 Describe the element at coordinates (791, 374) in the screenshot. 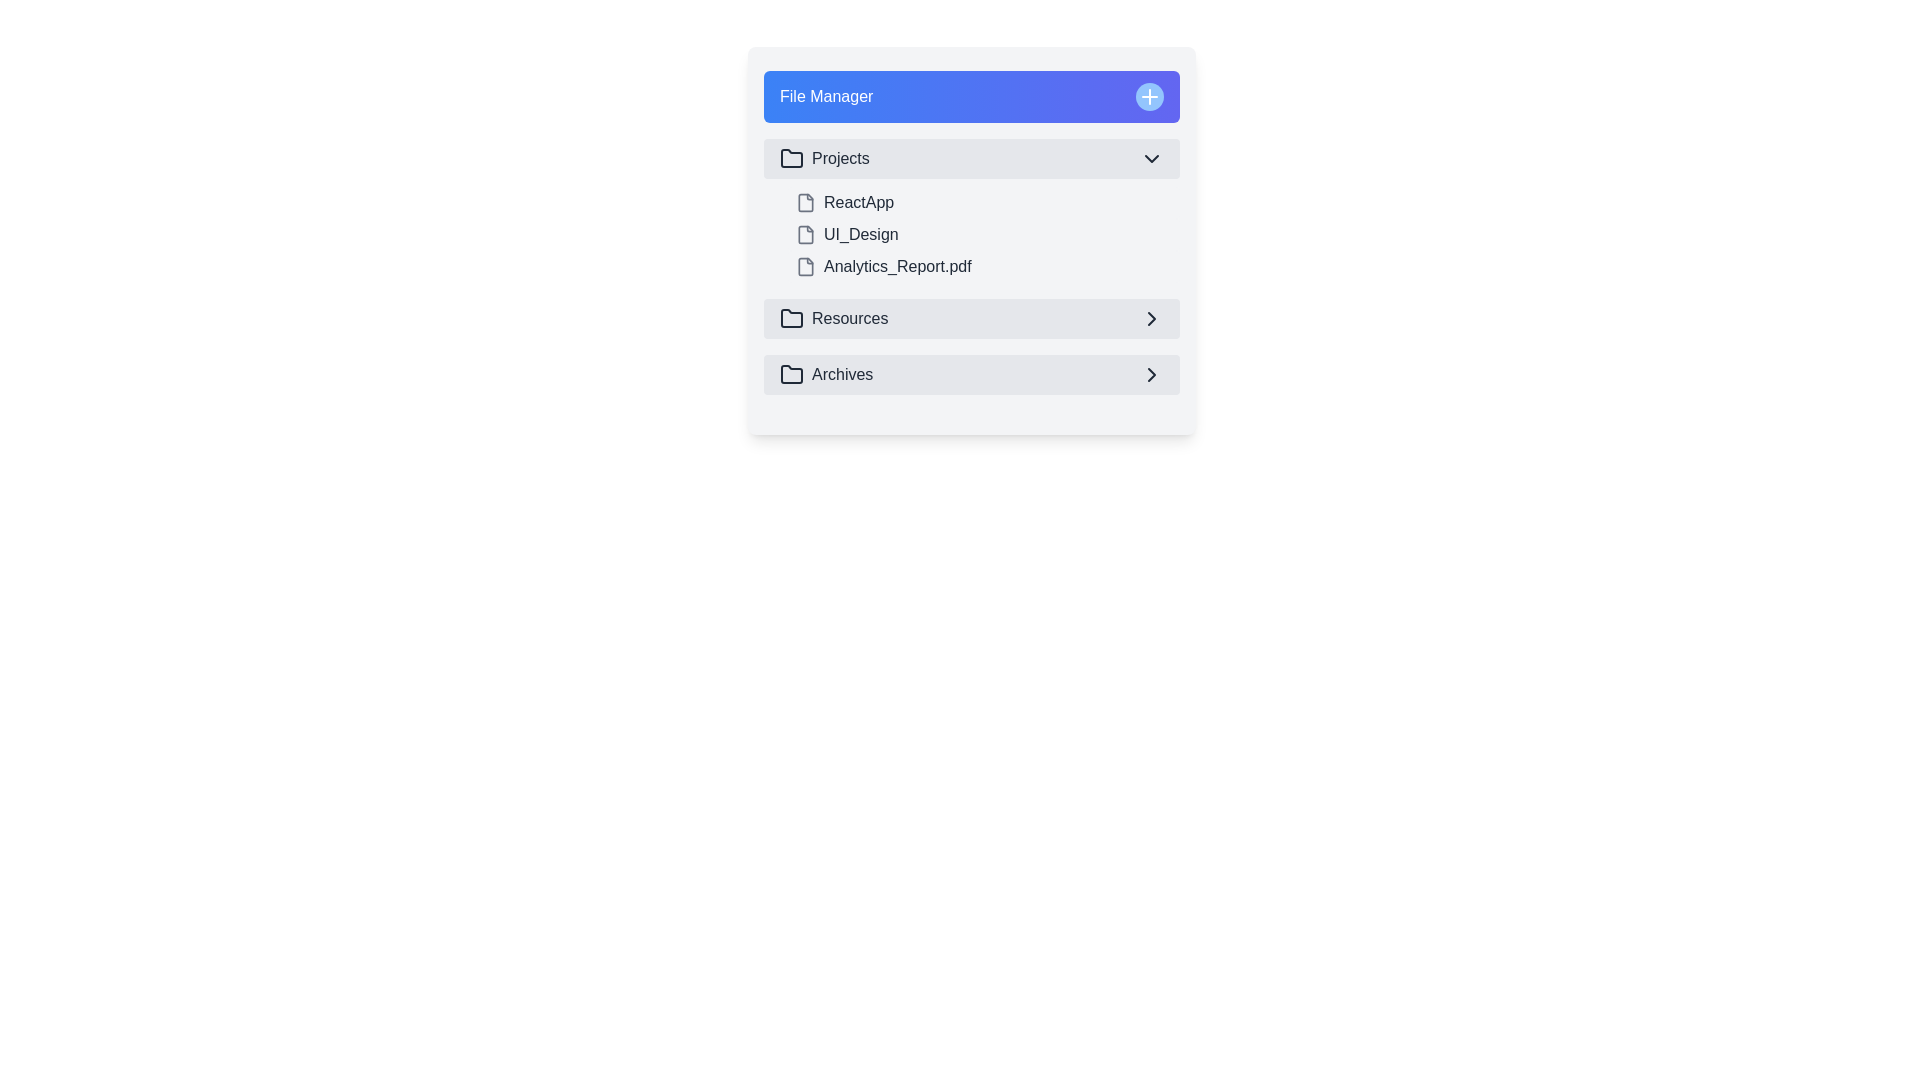

I see `the 'Archives' folder icon located in the bottom section of the file manager interface, positioned to the left of the text label 'Archives'` at that location.